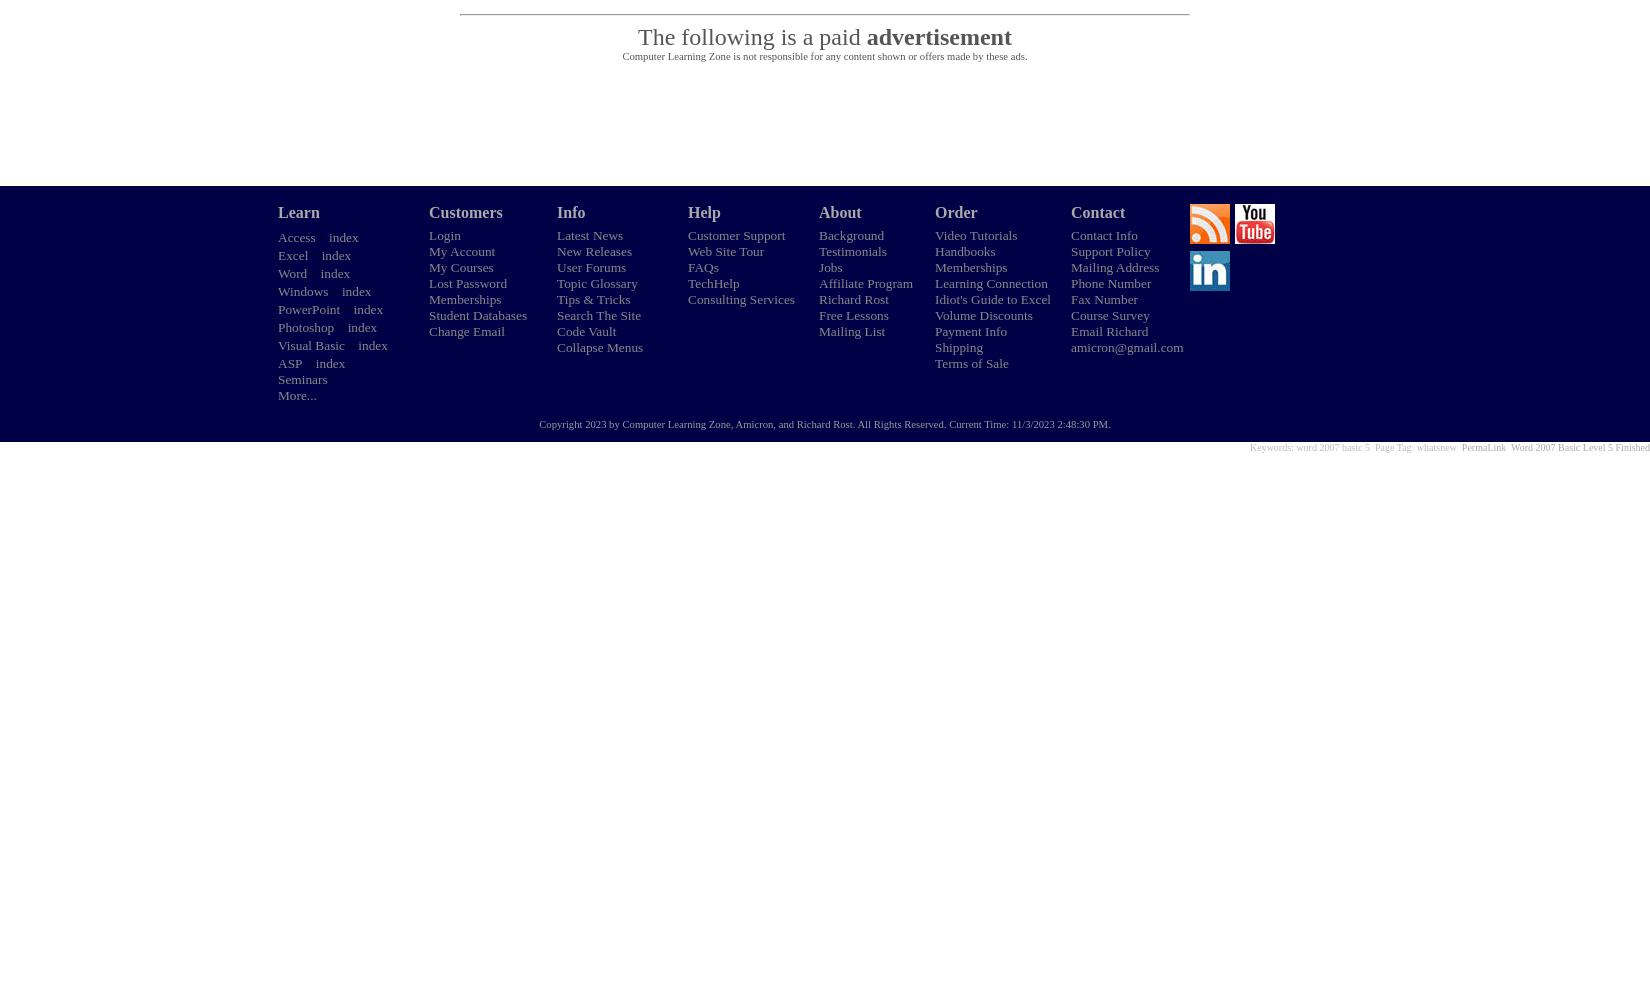  I want to click on 'amicron@gmail.com', so click(1126, 346).